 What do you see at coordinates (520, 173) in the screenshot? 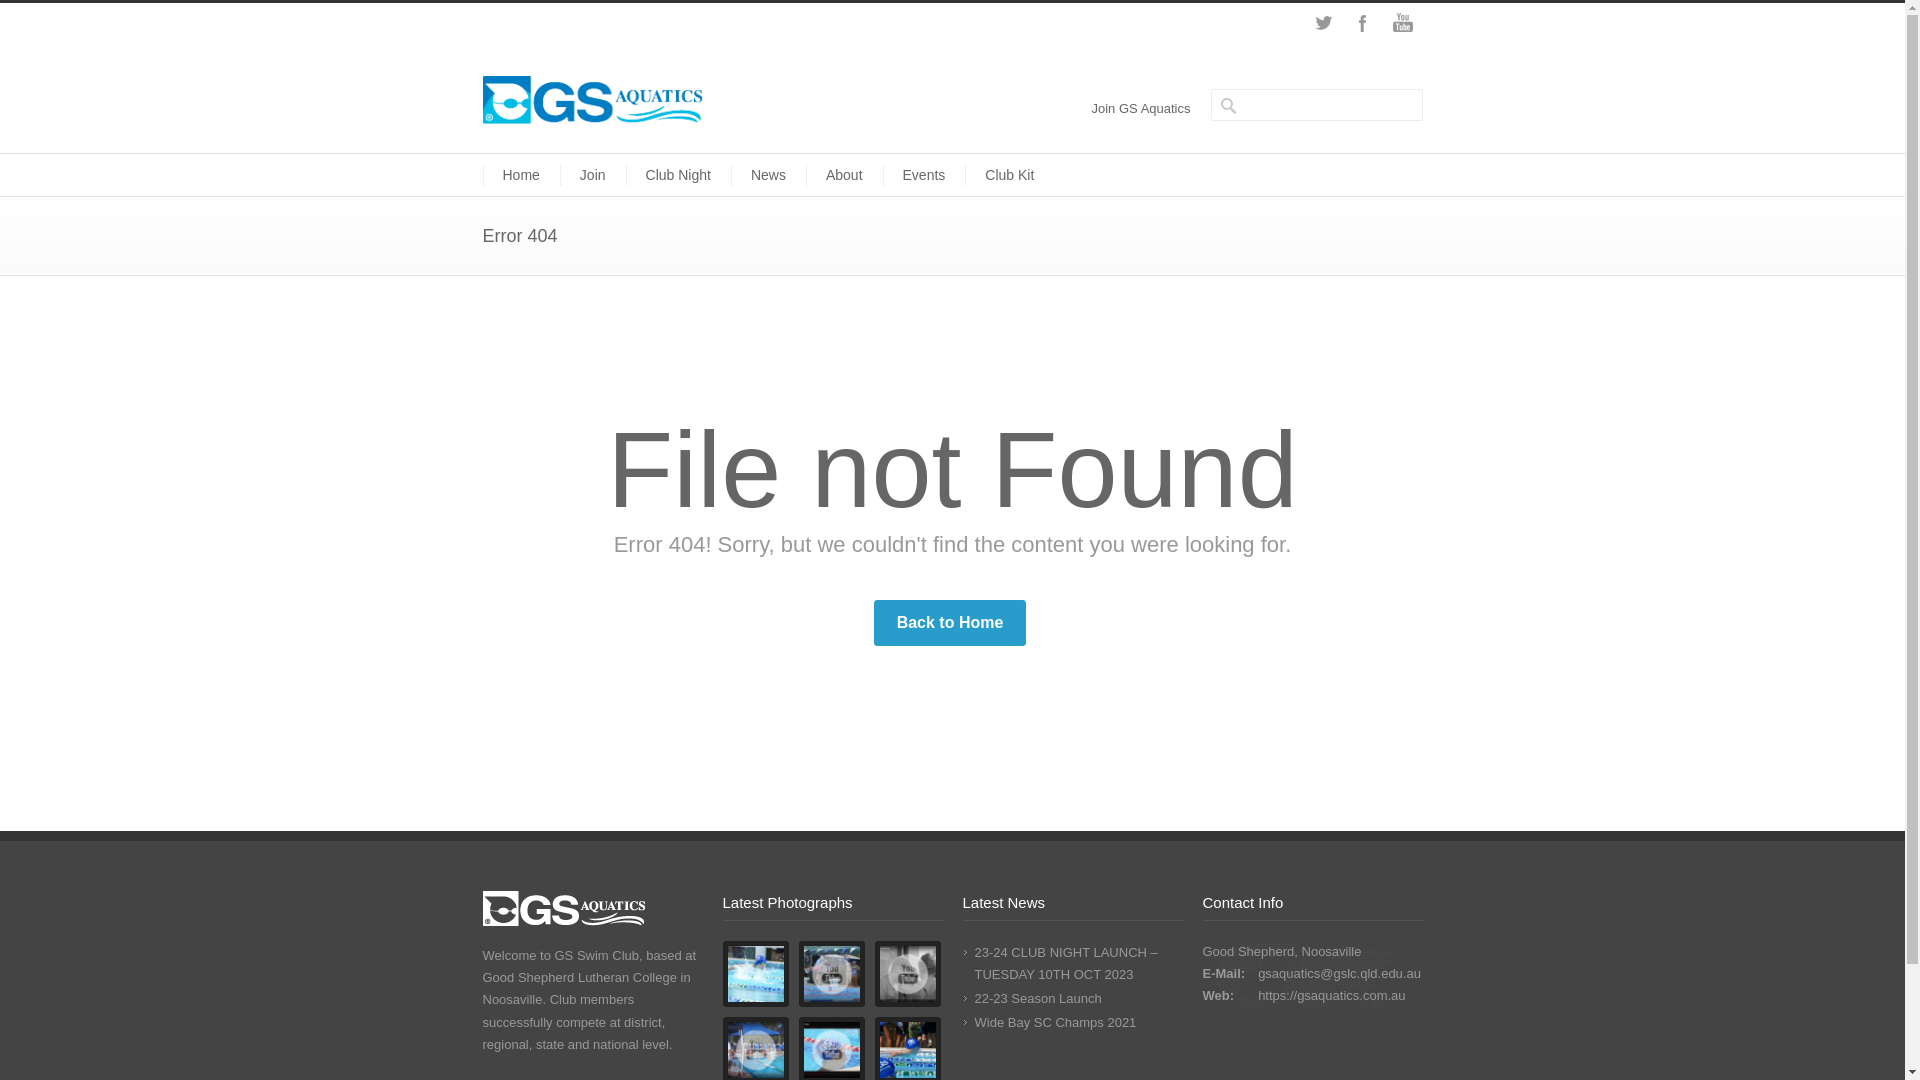
I see `'Home'` at bounding box center [520, 173].